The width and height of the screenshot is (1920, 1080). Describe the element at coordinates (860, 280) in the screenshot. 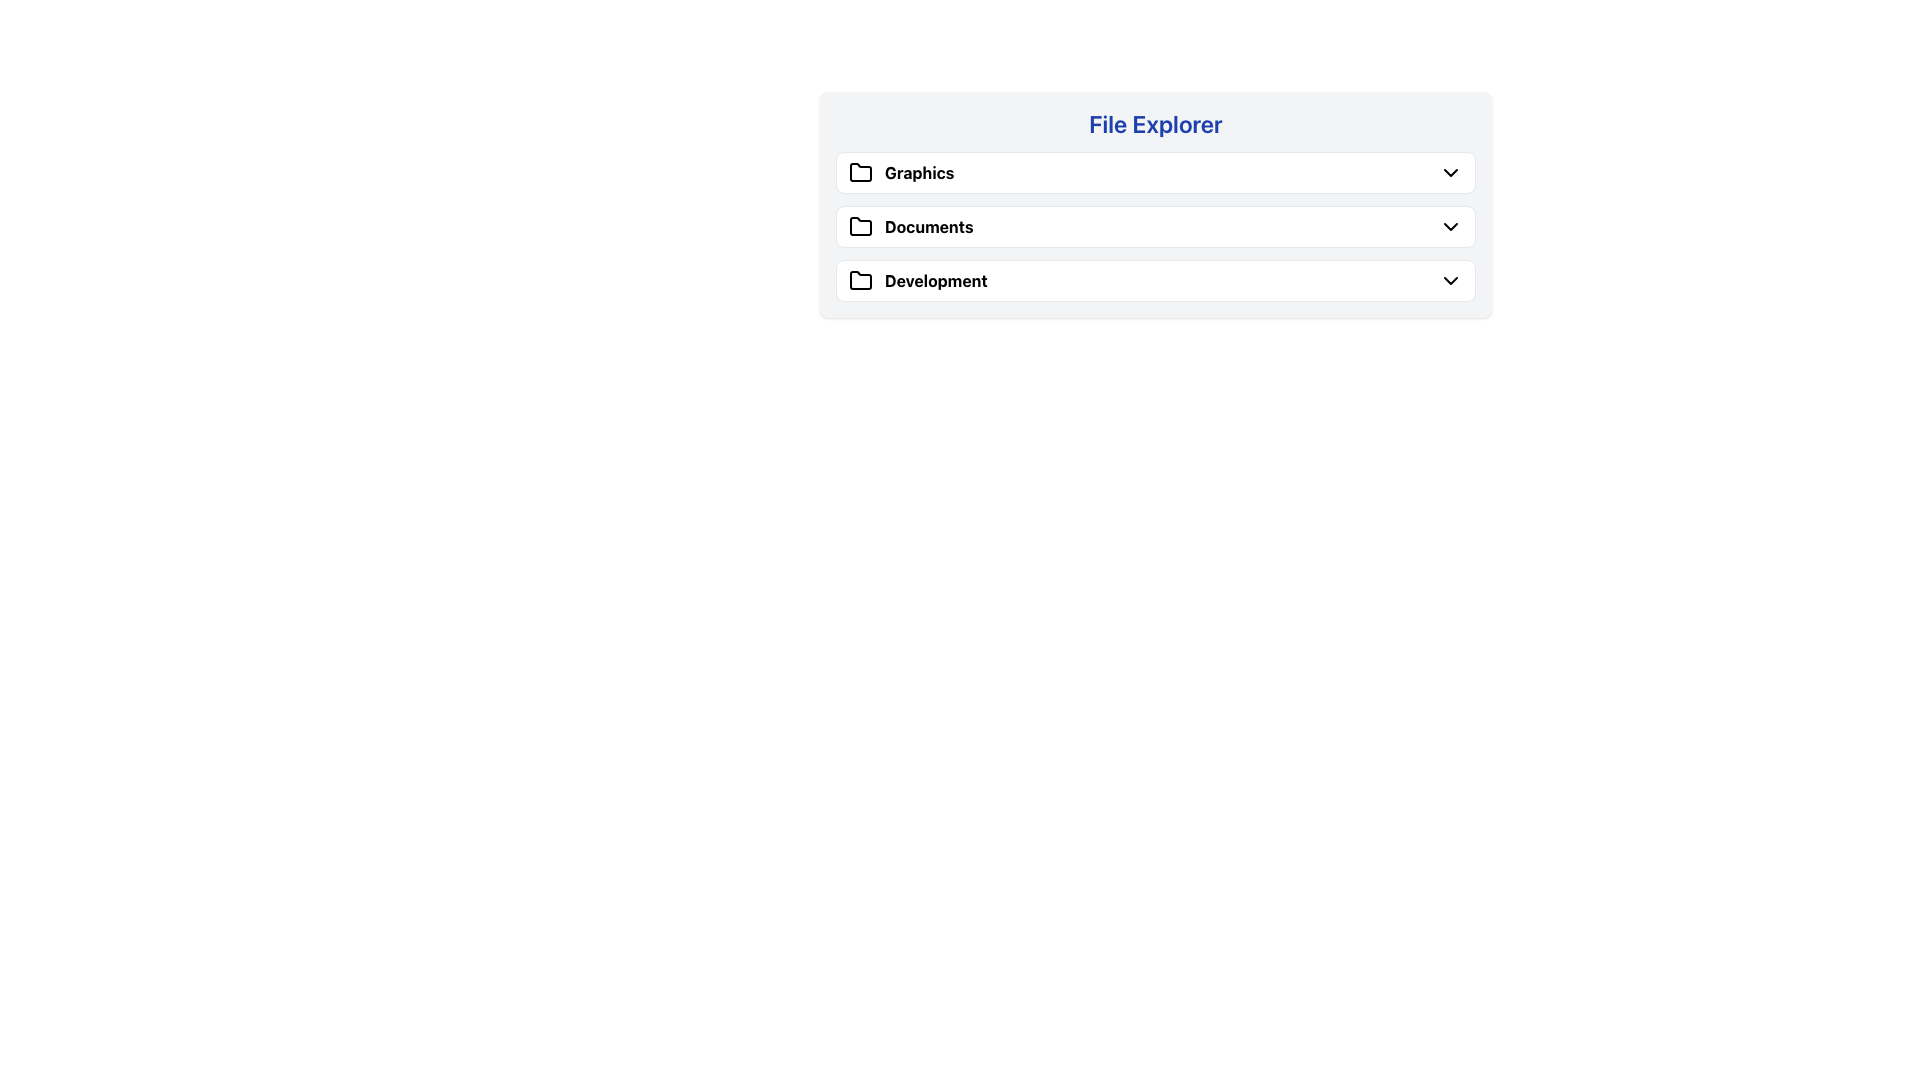

I see `the folder icon, represented as a rectangular shape with an extended flap at the top-left corner` at that location.